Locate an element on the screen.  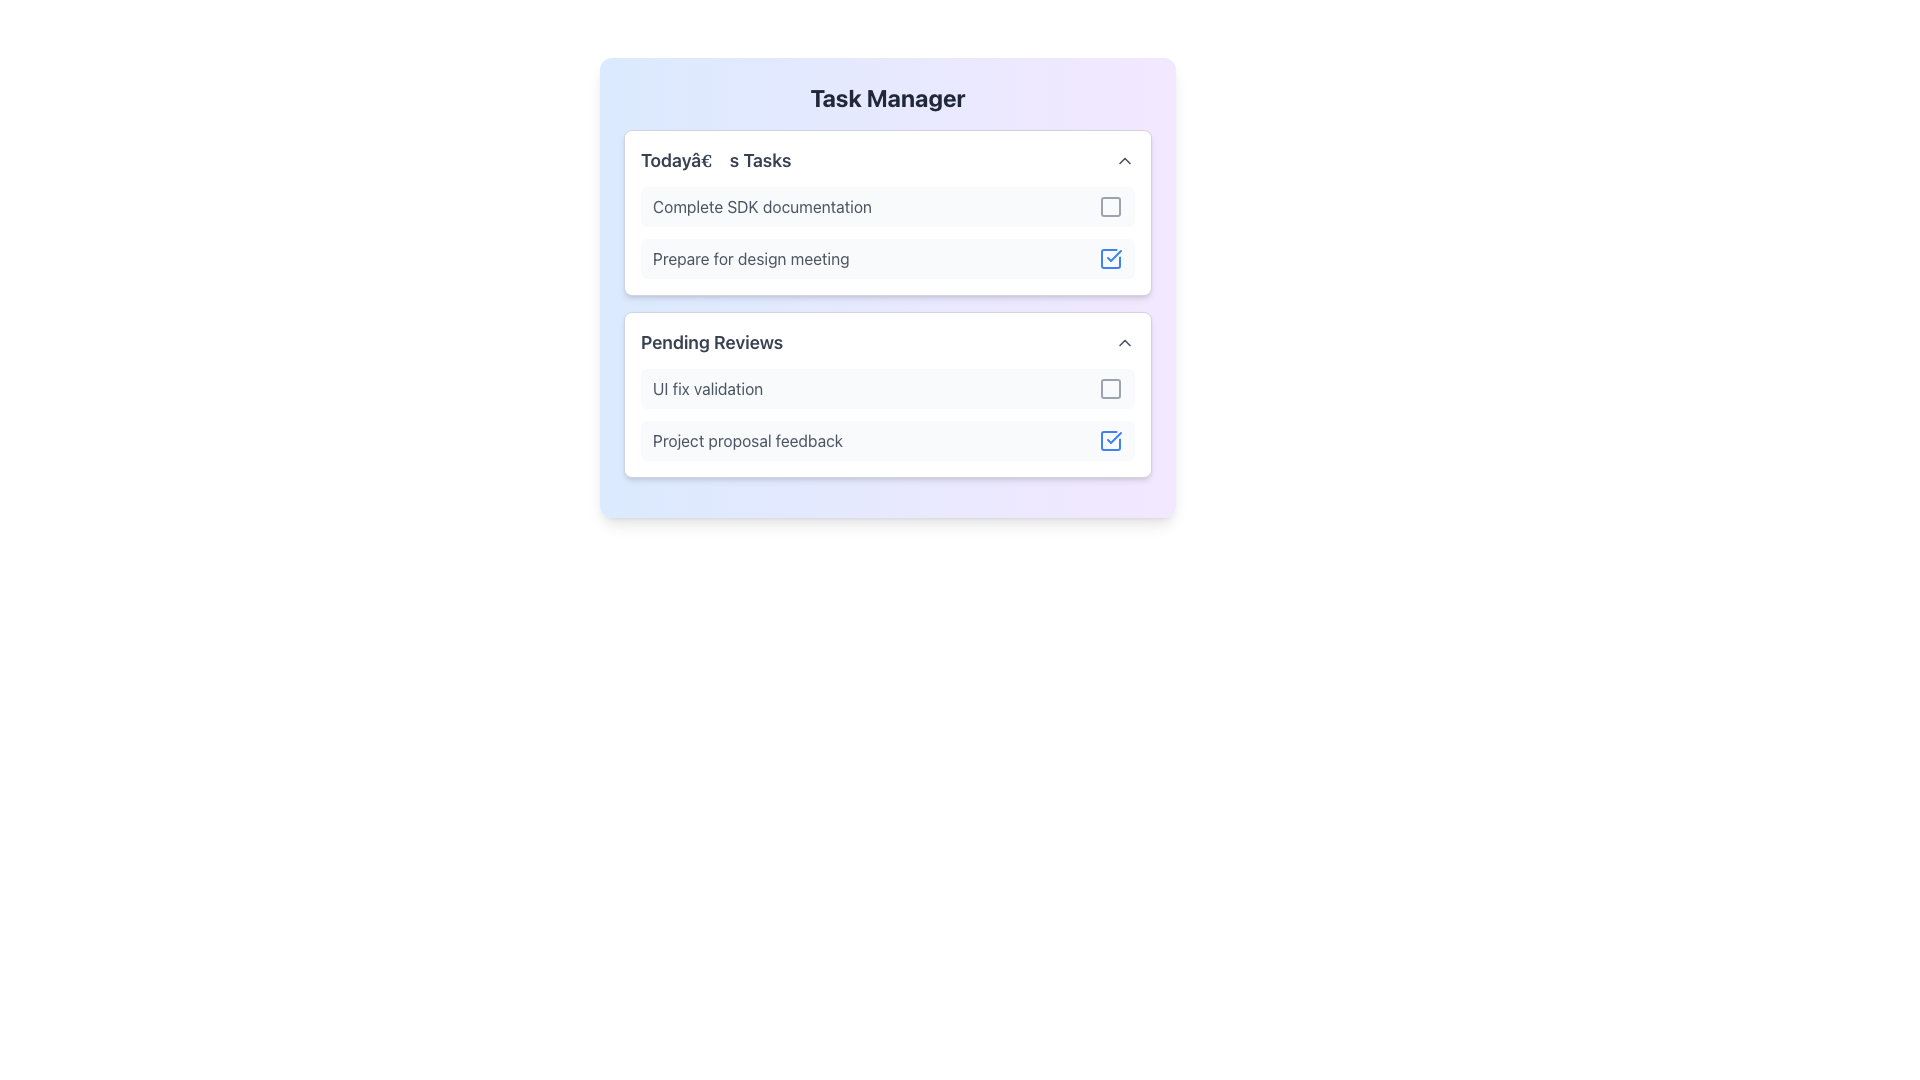
the button on the far right end of the row associated with the 'Complete SDK documentation' task in the 'Today's Tasks' section is located at coordinates (1109, 207).